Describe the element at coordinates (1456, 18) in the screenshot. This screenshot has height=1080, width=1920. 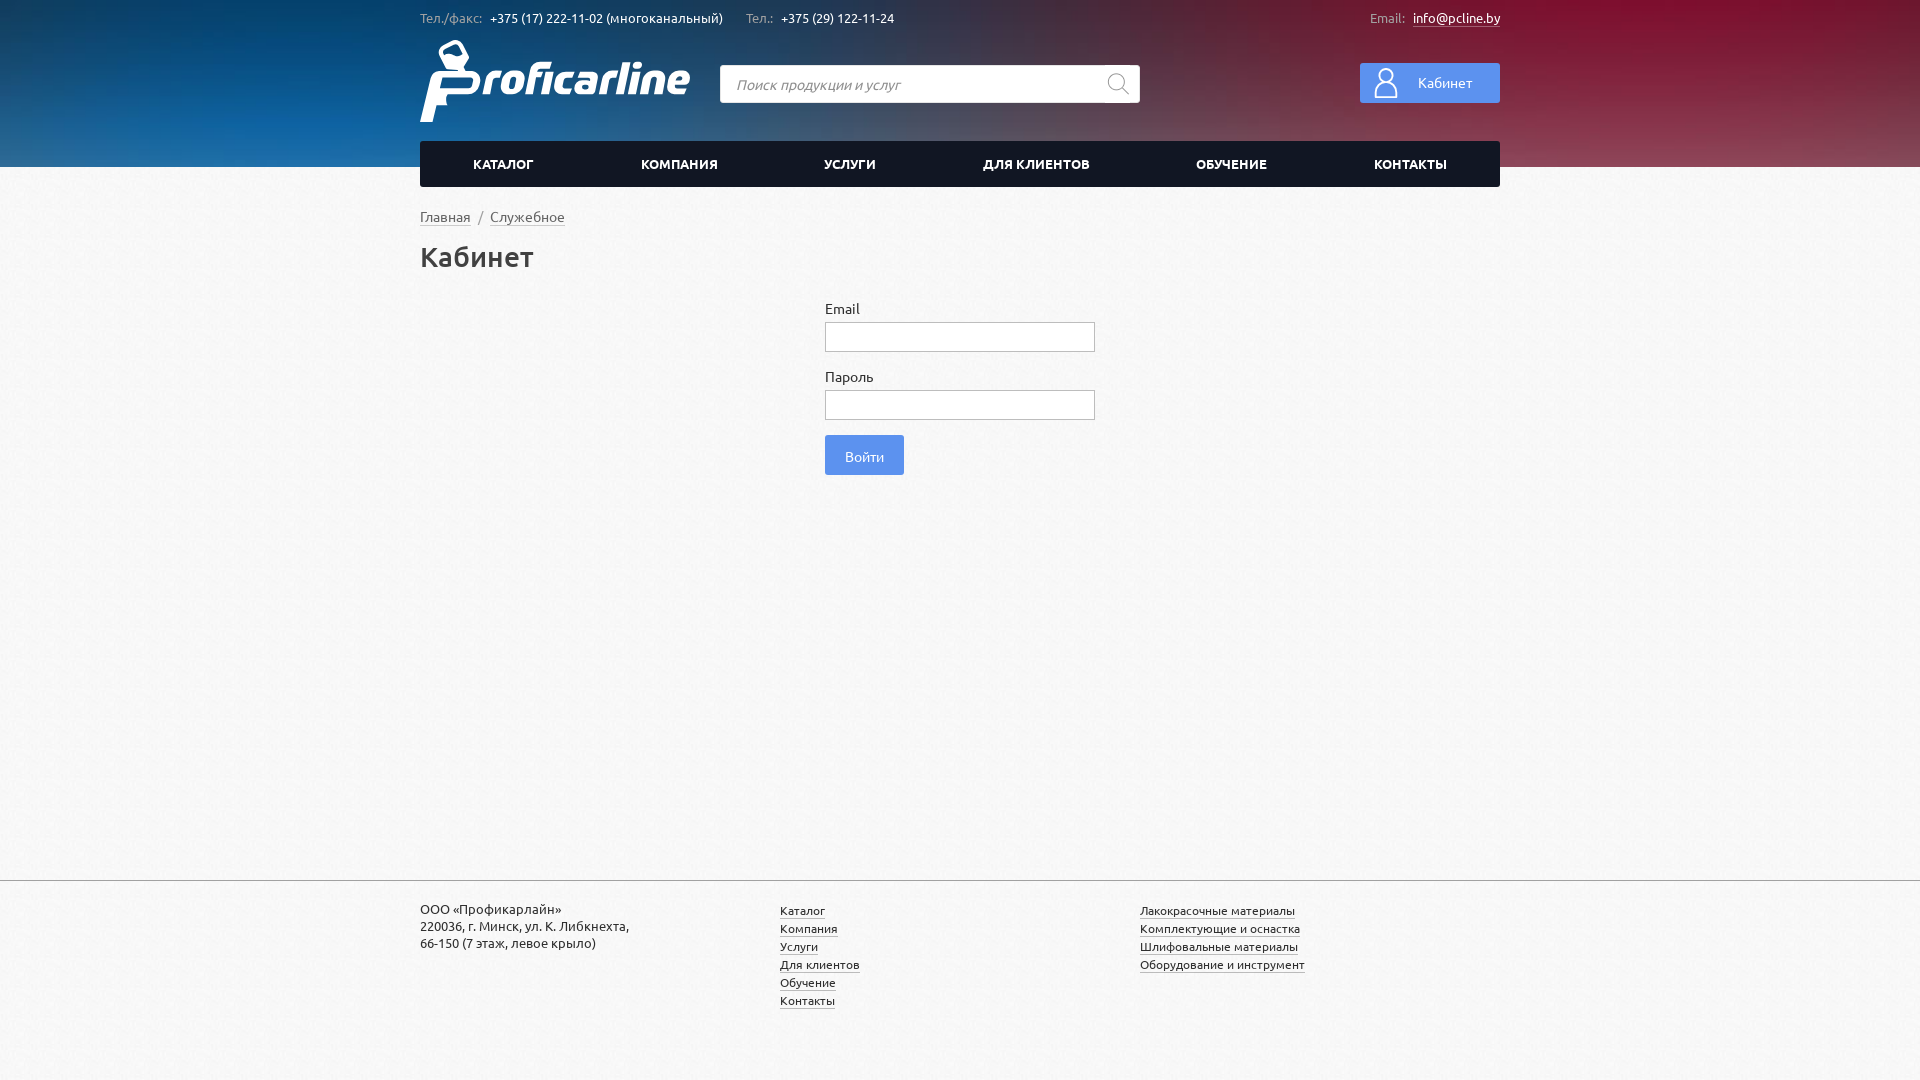
I see `'info@pcline.by'` at that location.